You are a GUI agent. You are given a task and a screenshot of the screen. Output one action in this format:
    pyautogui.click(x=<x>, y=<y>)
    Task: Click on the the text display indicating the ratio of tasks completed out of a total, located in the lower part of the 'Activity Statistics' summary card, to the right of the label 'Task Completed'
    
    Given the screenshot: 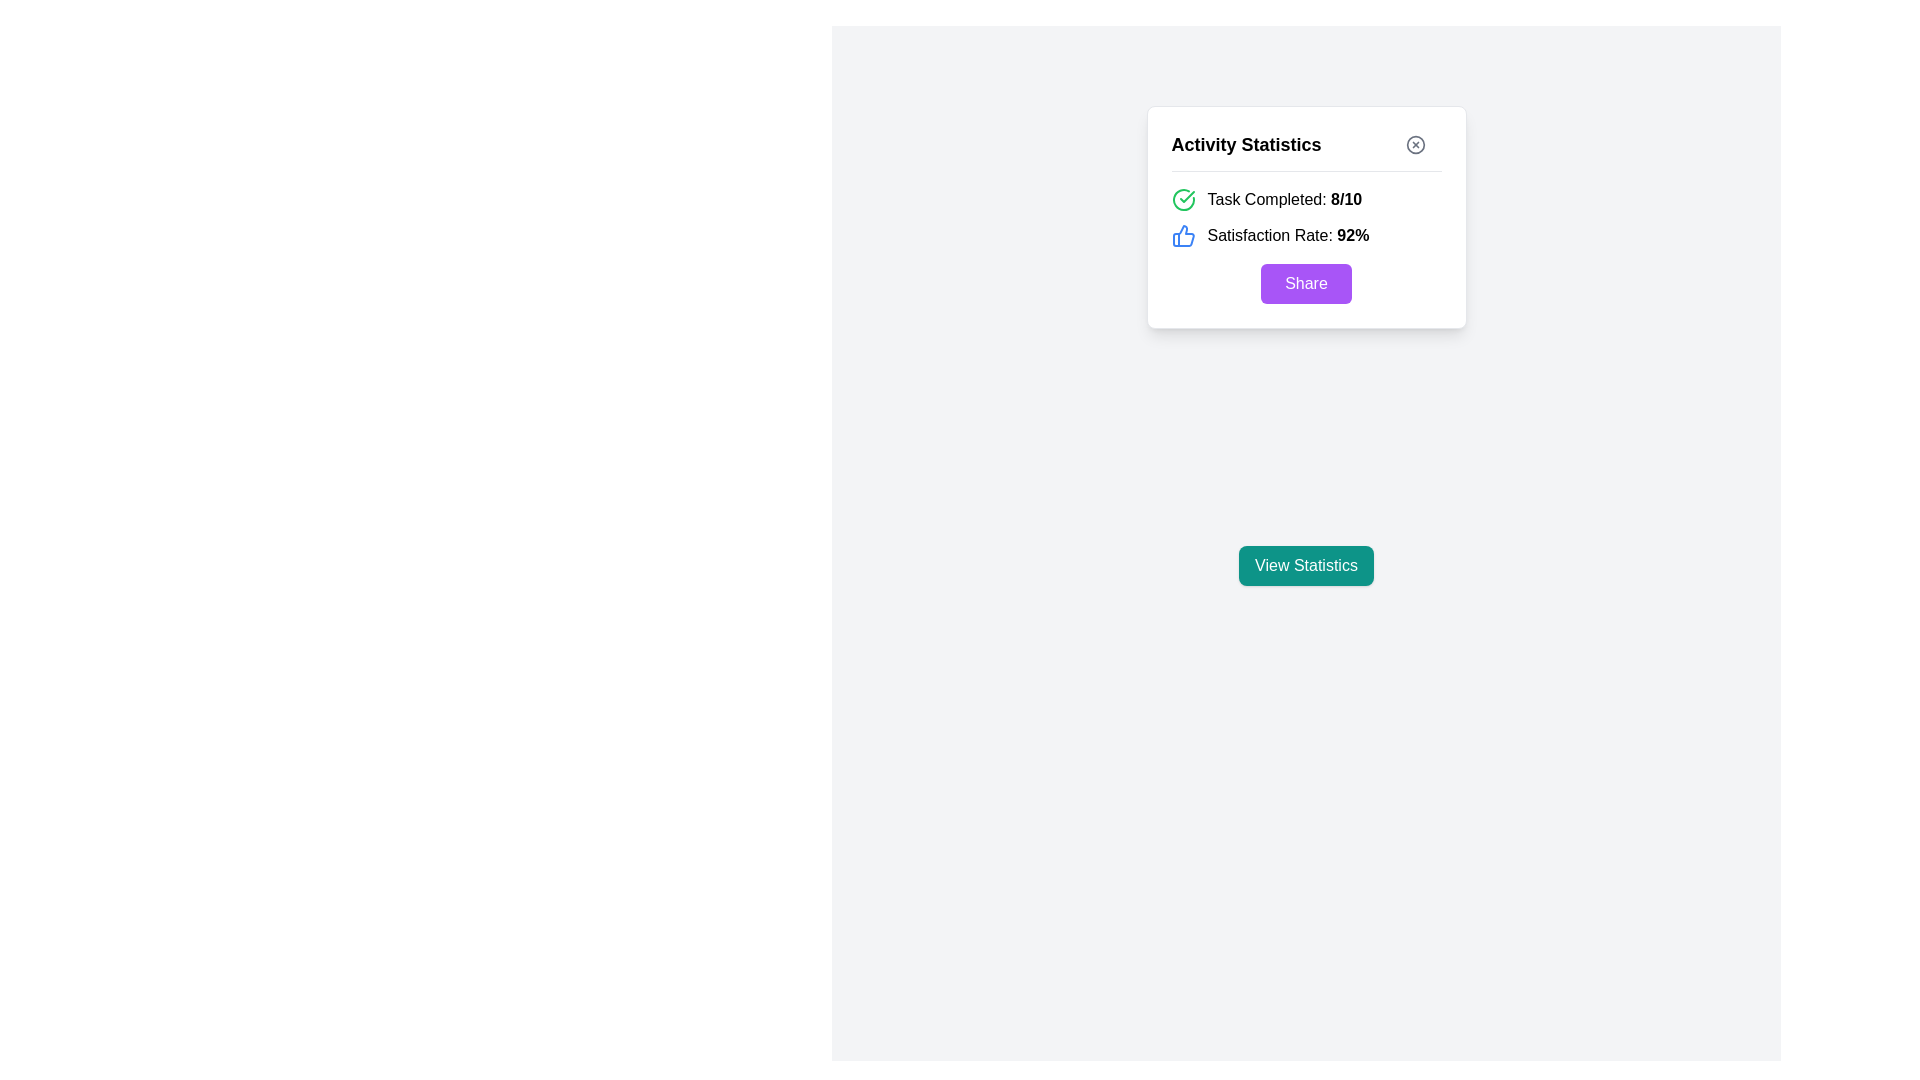 What is the action you would take?
    pyautogui.click(x=1346, y=199)
    